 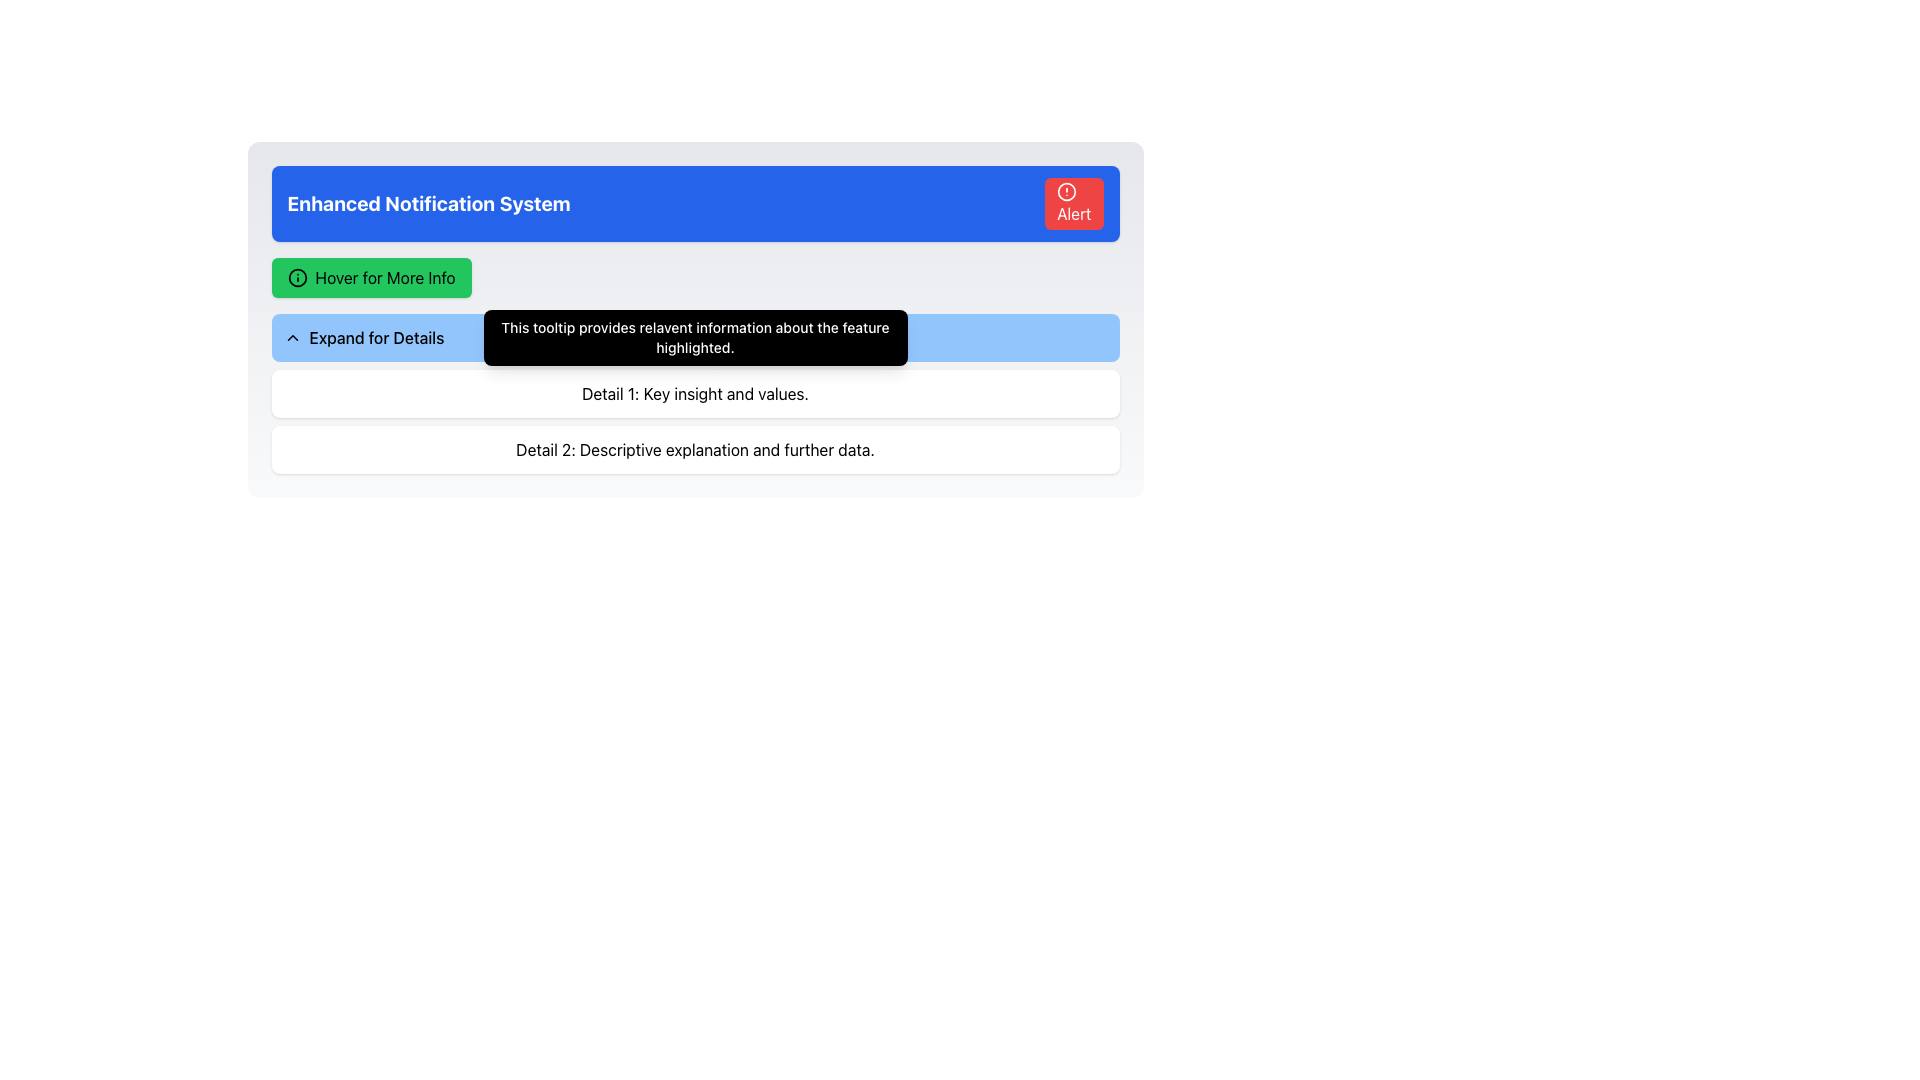 I want to click on the alert icon located within the red 'Alert' button at the top-right corner of the interface, which is part of a blue header panel, so click(x=1065, y=192).